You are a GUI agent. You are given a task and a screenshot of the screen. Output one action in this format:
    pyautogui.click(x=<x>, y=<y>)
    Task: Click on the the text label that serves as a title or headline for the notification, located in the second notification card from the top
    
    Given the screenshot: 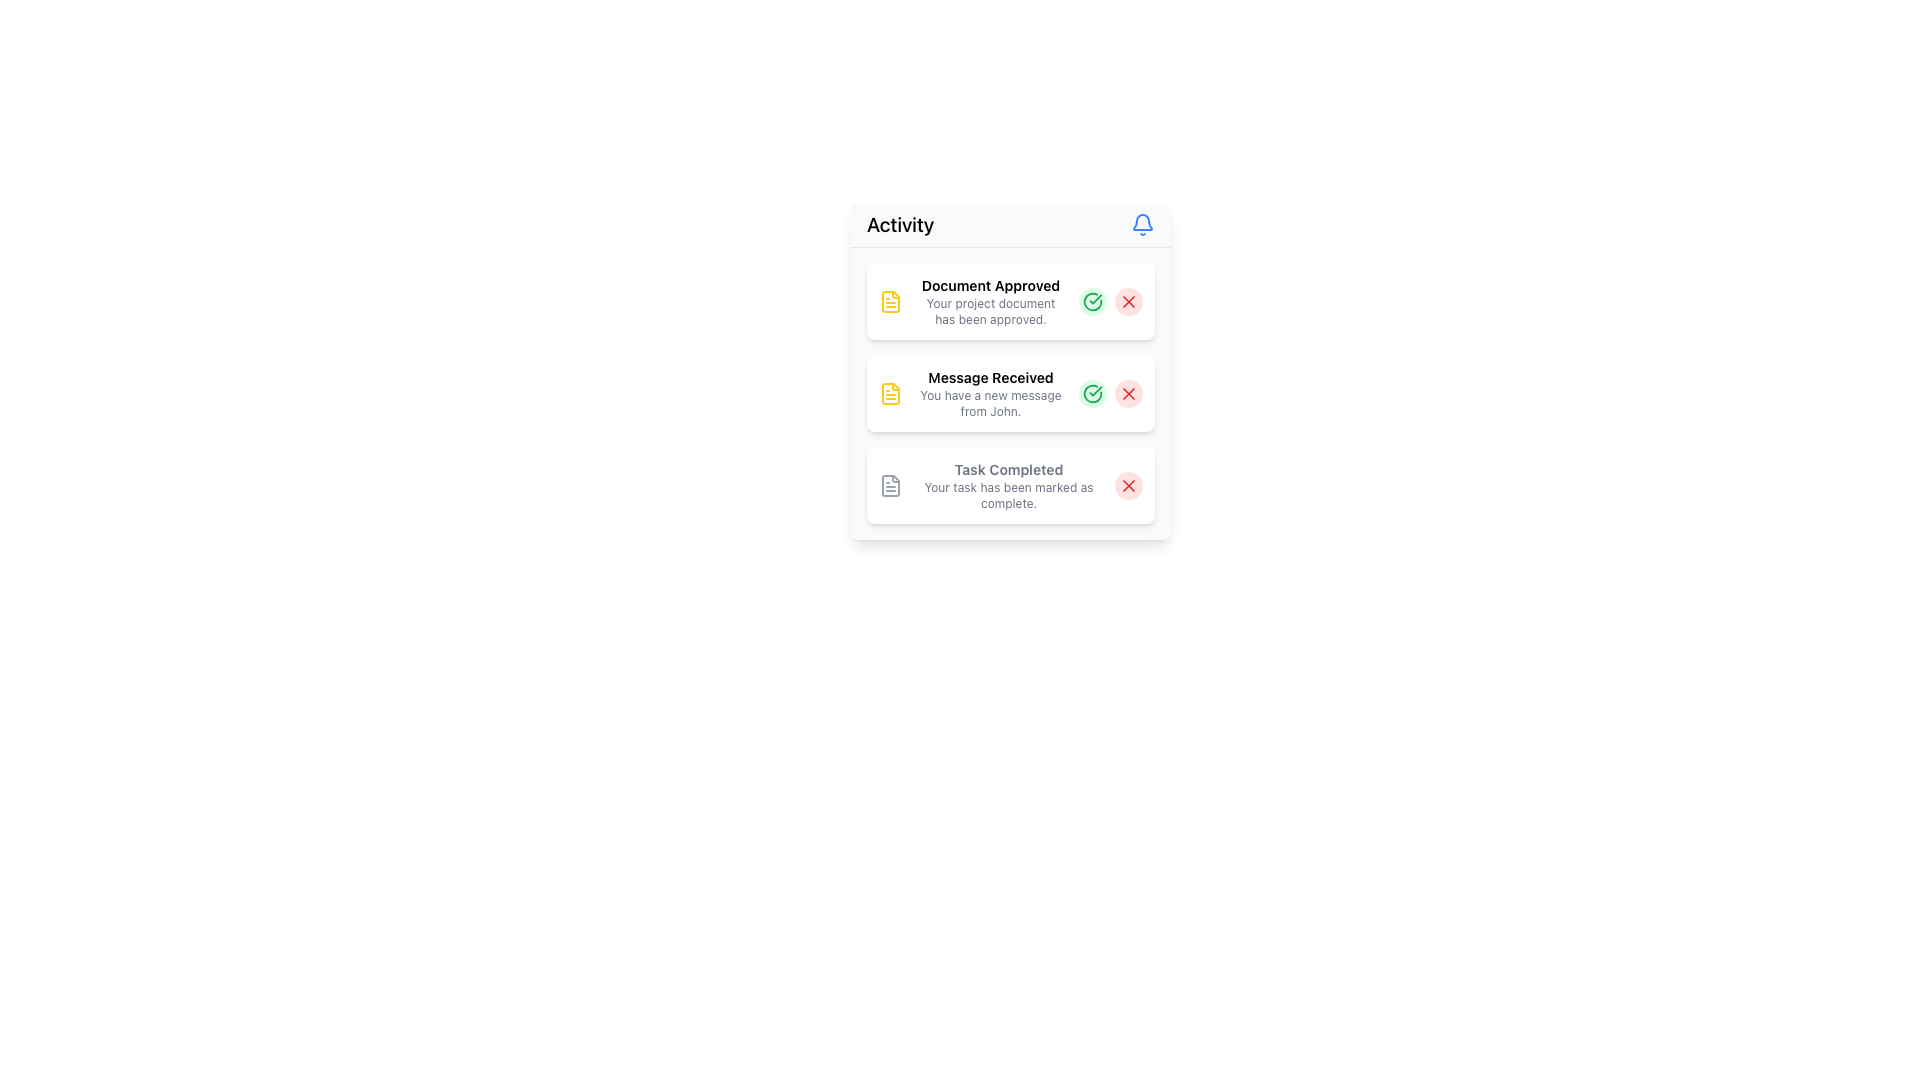 What is the action you would take?
    pyautogui.click(x=990, y=378)
    